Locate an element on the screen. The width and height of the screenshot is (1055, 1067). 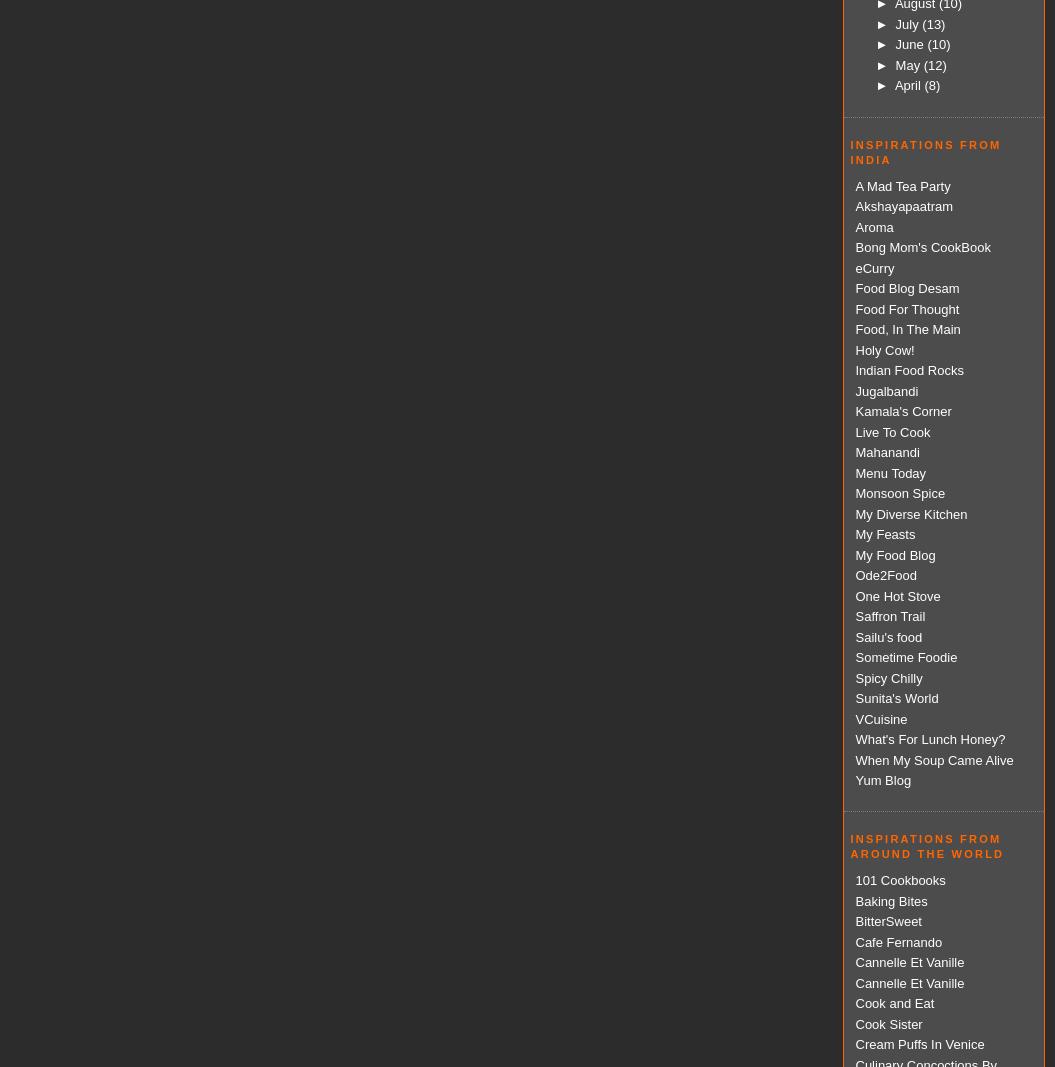
'Yum Blog' is located at coordinates (882, 779).